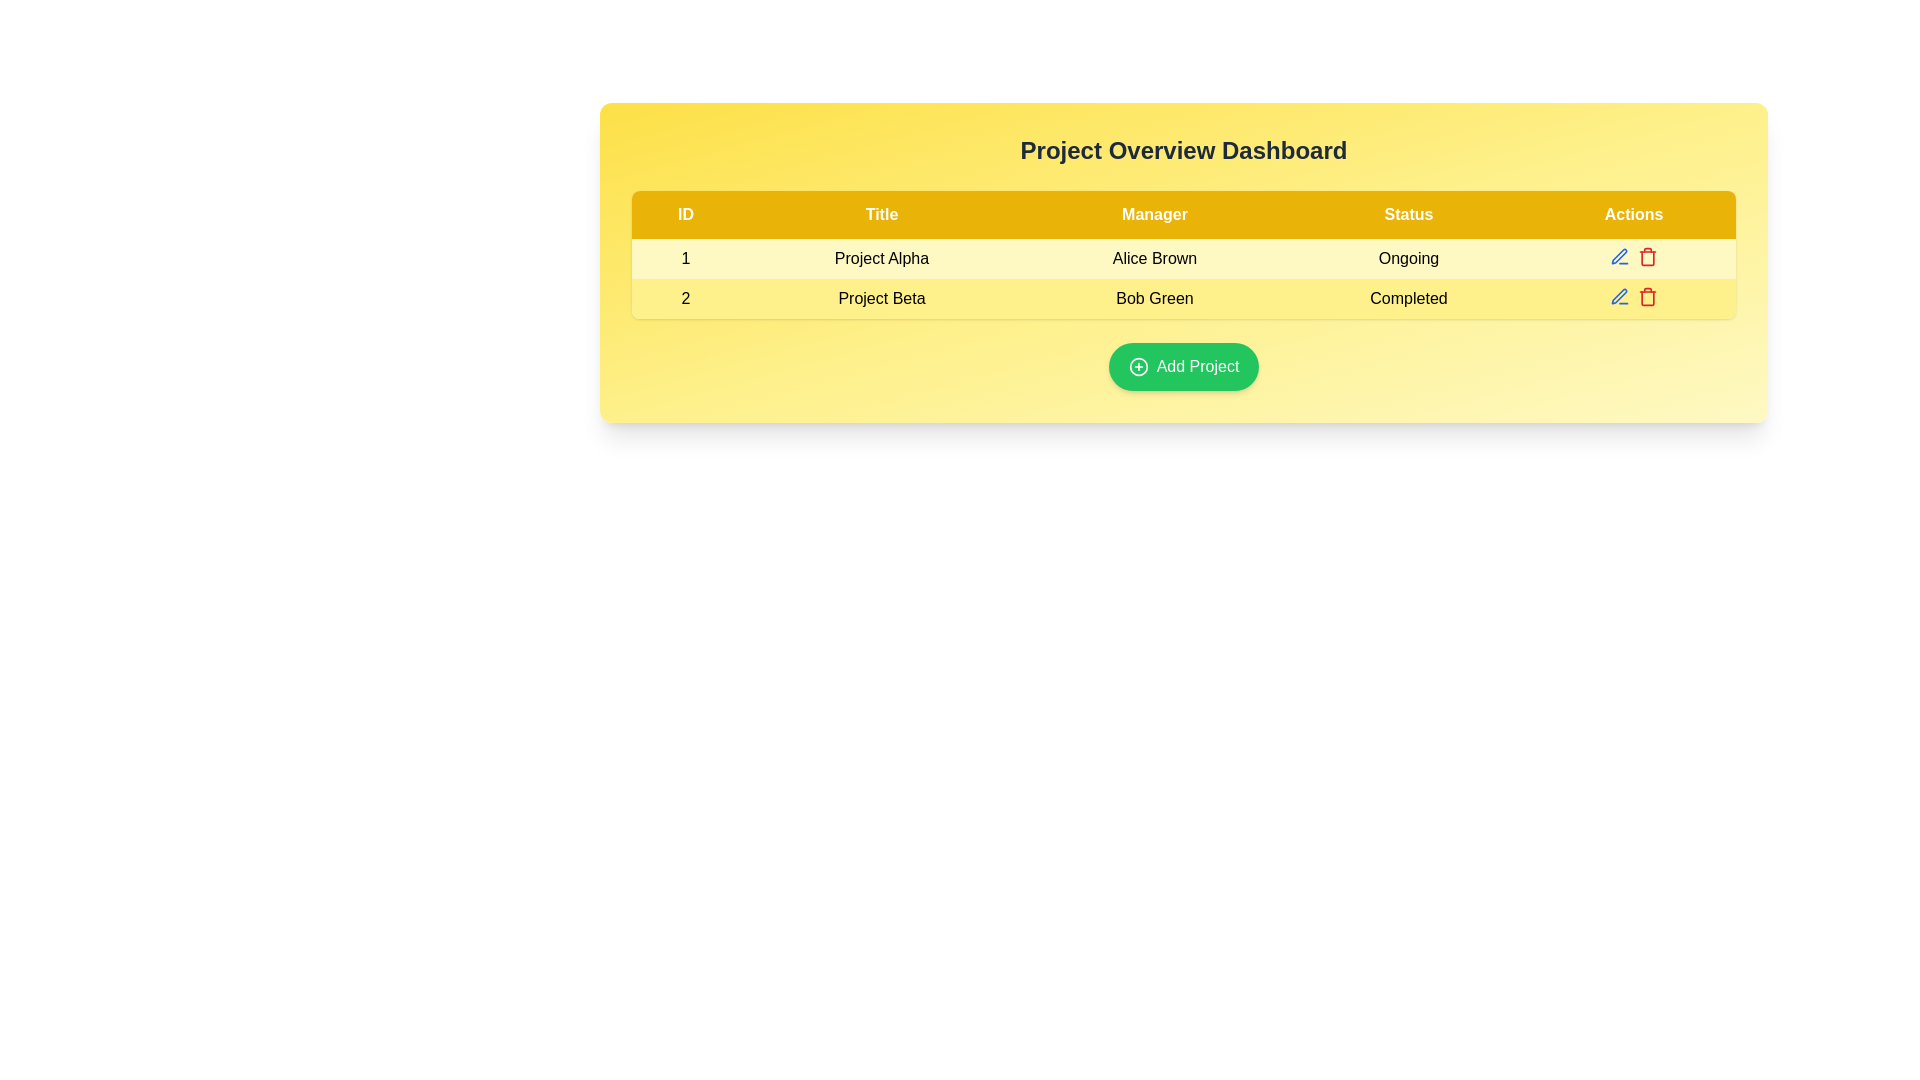 Image resolution: width=1920 pixels, height=1080 pixels. Describe the element at coordinates (1633, 297) in the screenshot. I see `the interactive button group containing the pencil and trash can icons for editing and deleting the project entry titled 'Project Beta' in the 'Actions' column` at that location.